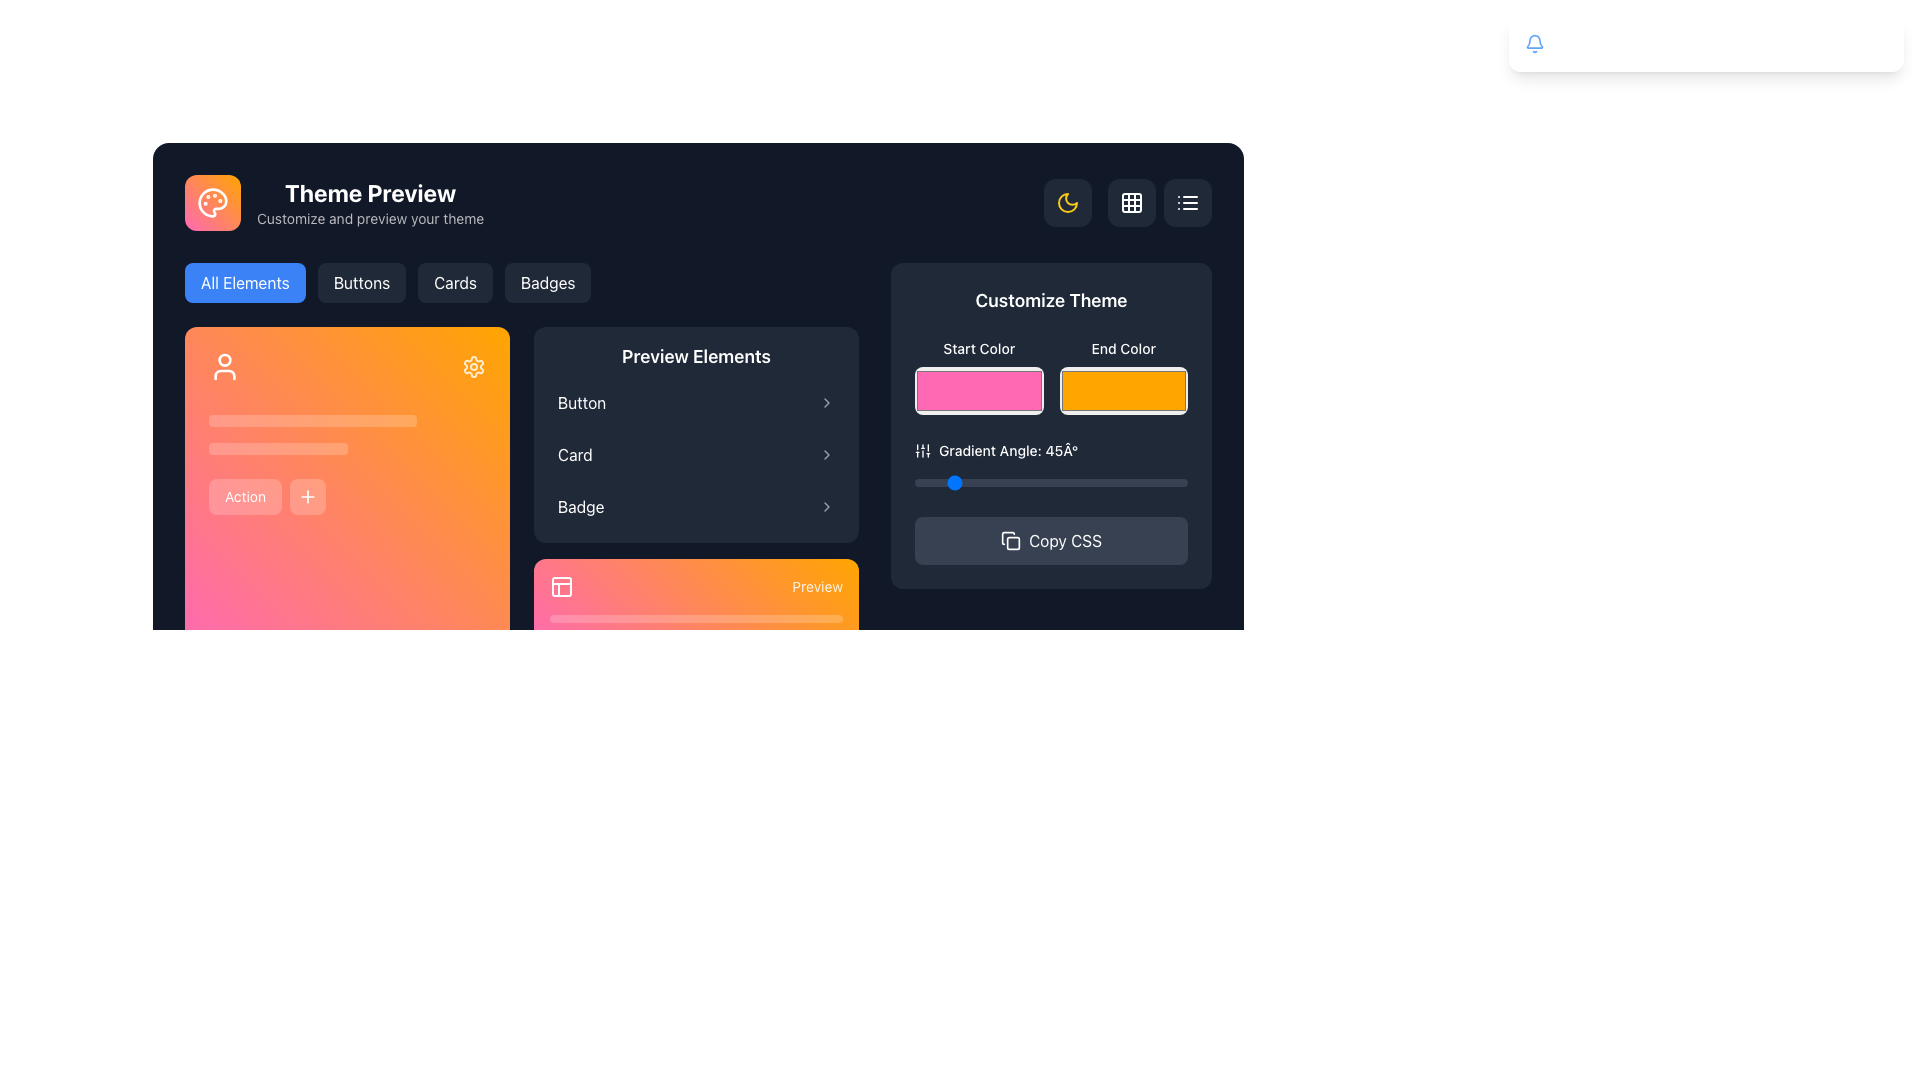 The width and height of the screenshot is (1920, 1080). Describe the element at coordinates (358, 419) in the screenshot. I see `the slider` at that location.